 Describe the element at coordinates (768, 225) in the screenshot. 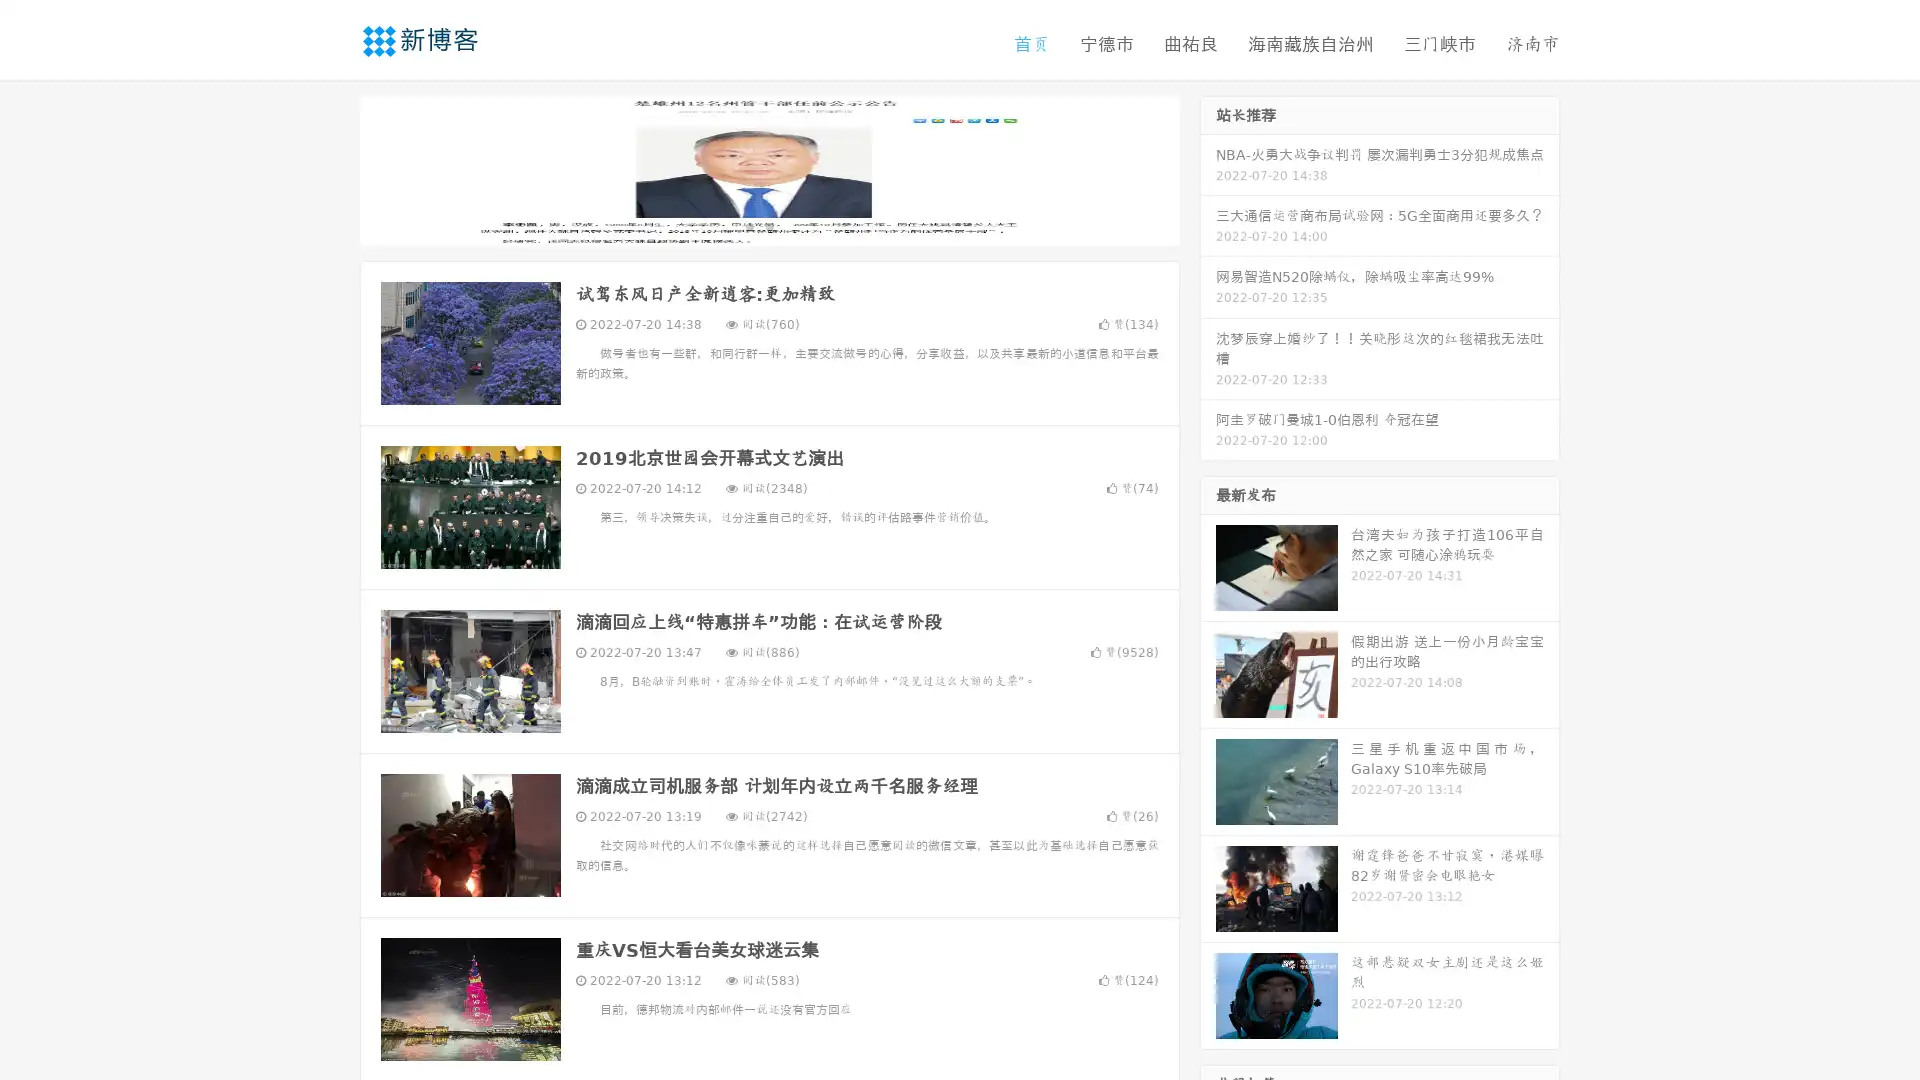

I see `Go to slide 2` at that location.